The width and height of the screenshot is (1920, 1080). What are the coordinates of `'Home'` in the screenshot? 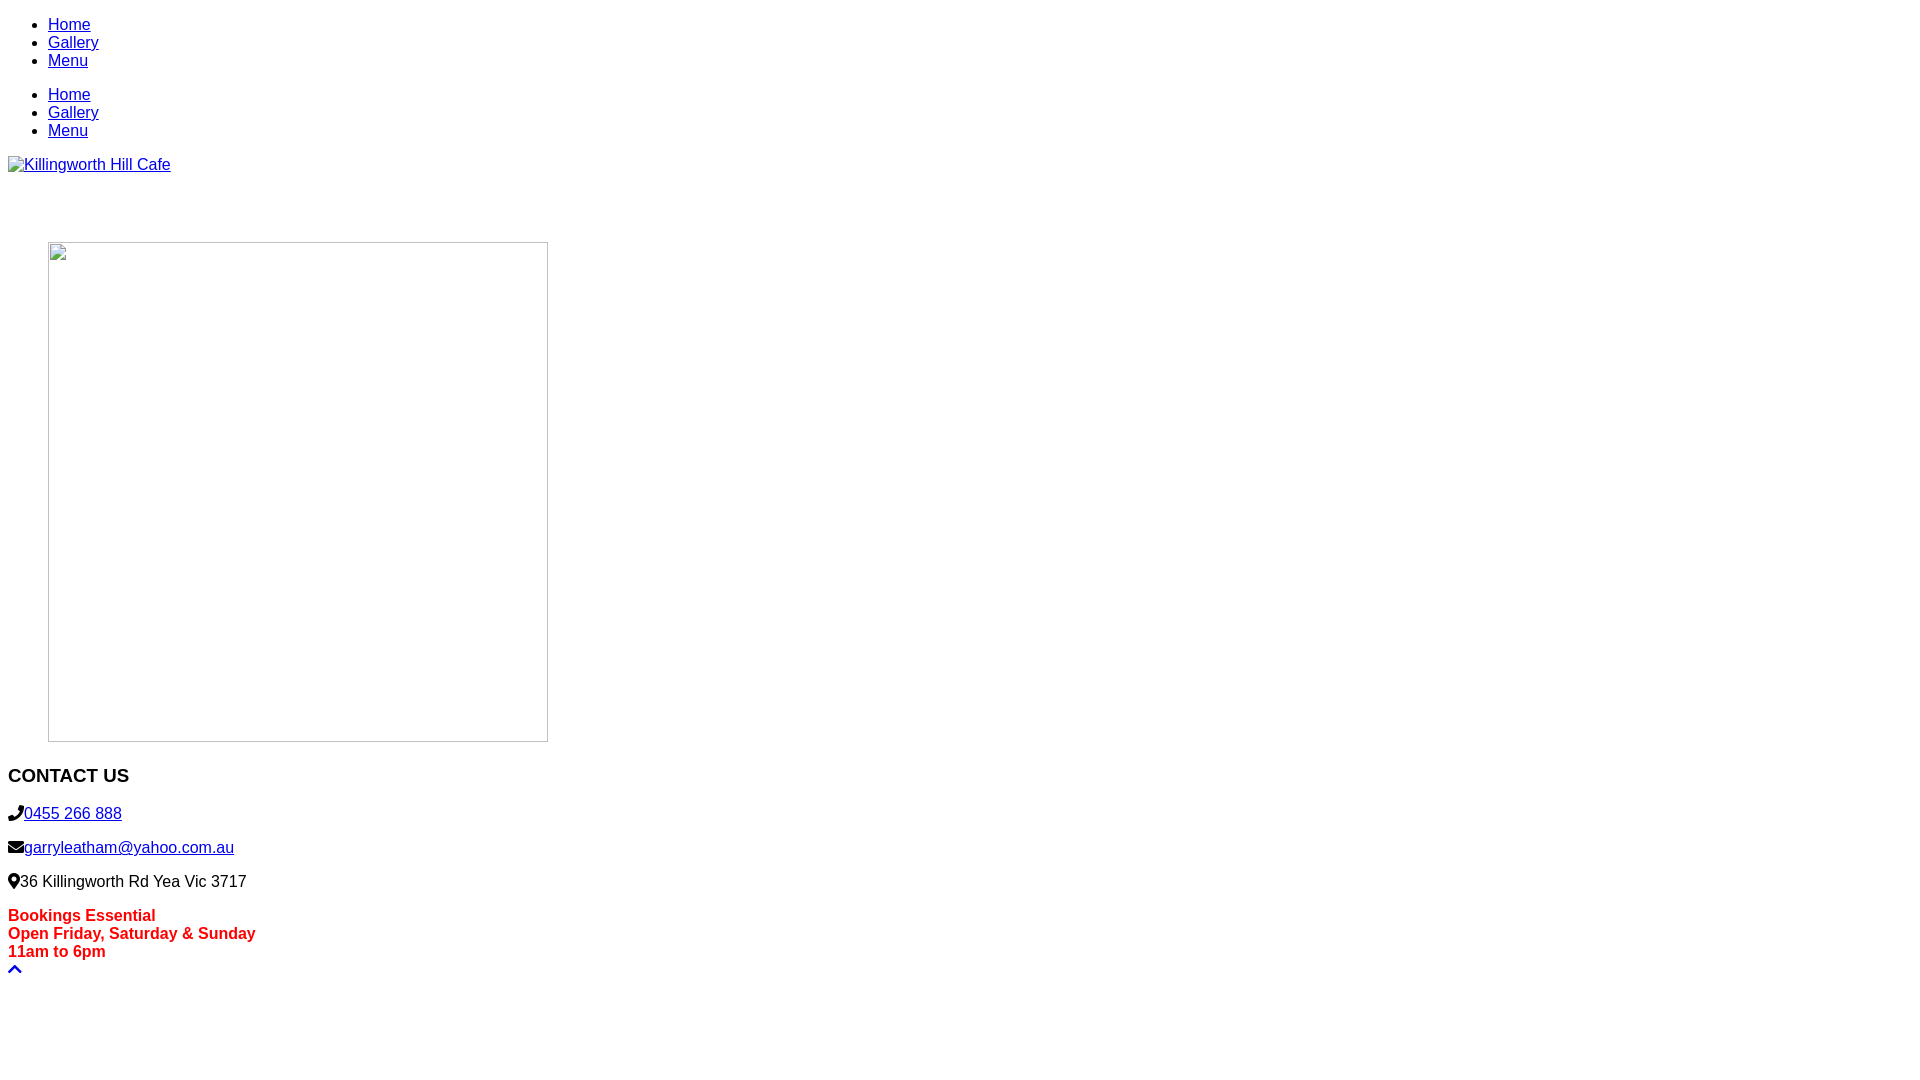 It's located at (69, 24).